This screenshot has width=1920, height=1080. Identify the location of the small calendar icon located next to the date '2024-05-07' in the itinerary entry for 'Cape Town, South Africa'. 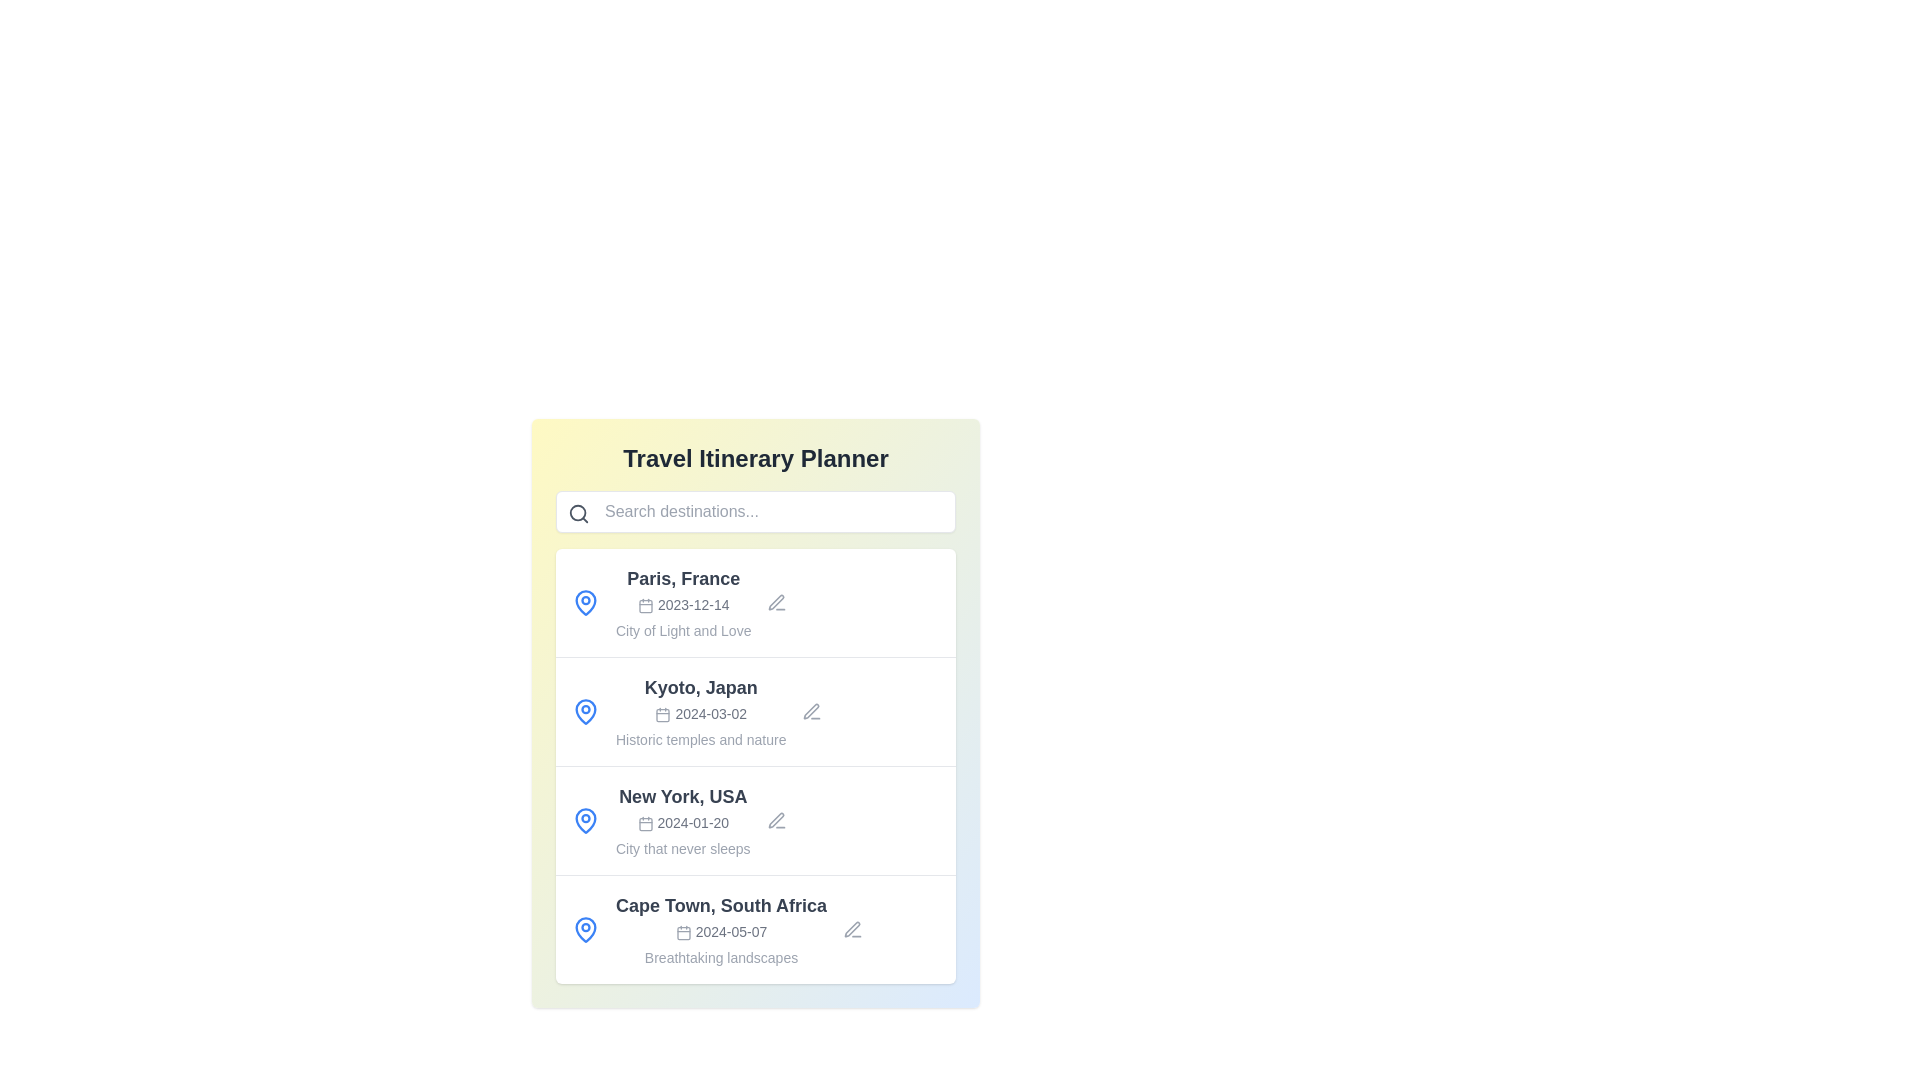
(683, 932).